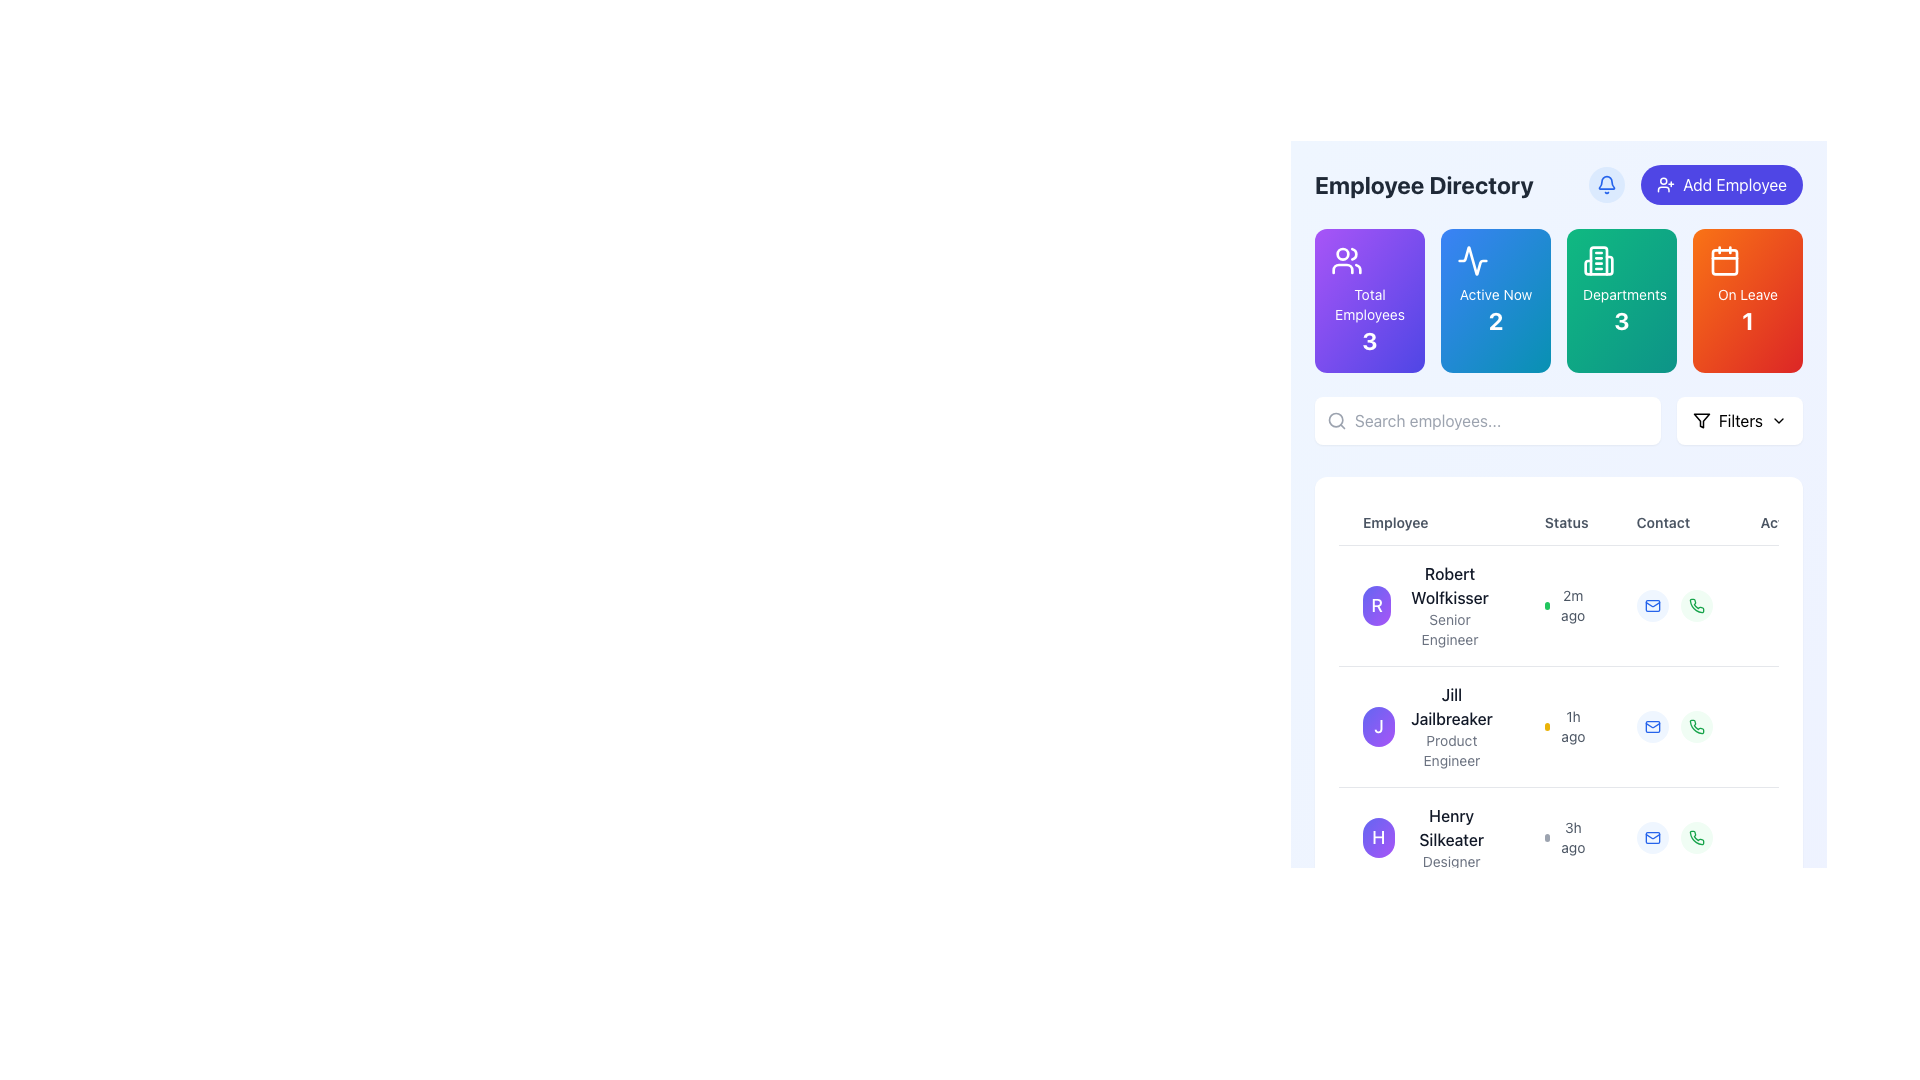 This screenshot has width=1920, height=1080. What do you see at coordinates (1597, 260) in the screenshot?
I see `the 'Departments' icon located within the green 'Departments' card, positioned third from left among four cards below the 'Employee Directory' title` at bounding box center [1597, 260].